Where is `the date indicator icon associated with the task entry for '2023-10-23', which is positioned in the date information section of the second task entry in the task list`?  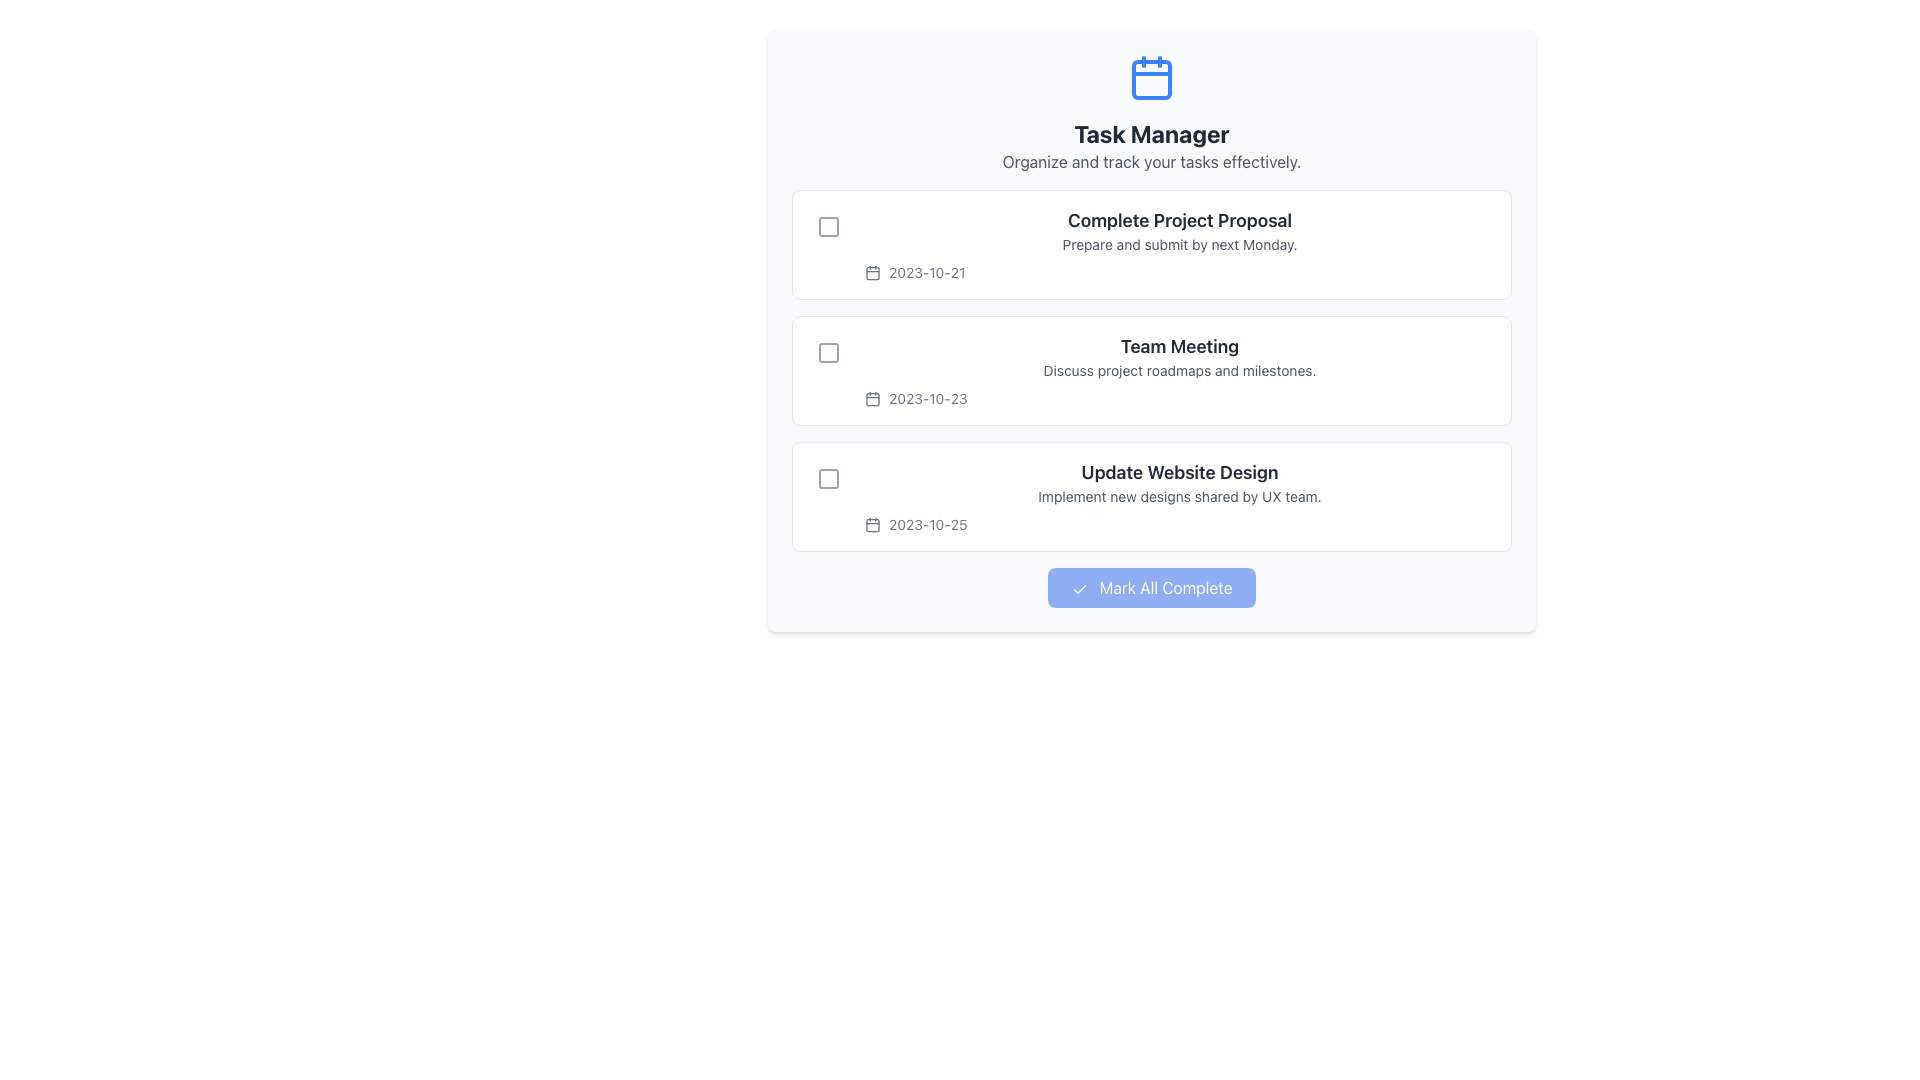
the date indicator icon associated with the task entry for '2023-10-23', which is positioned in the date information section of the second task entry in the task list is located at coordinates (873, 398).